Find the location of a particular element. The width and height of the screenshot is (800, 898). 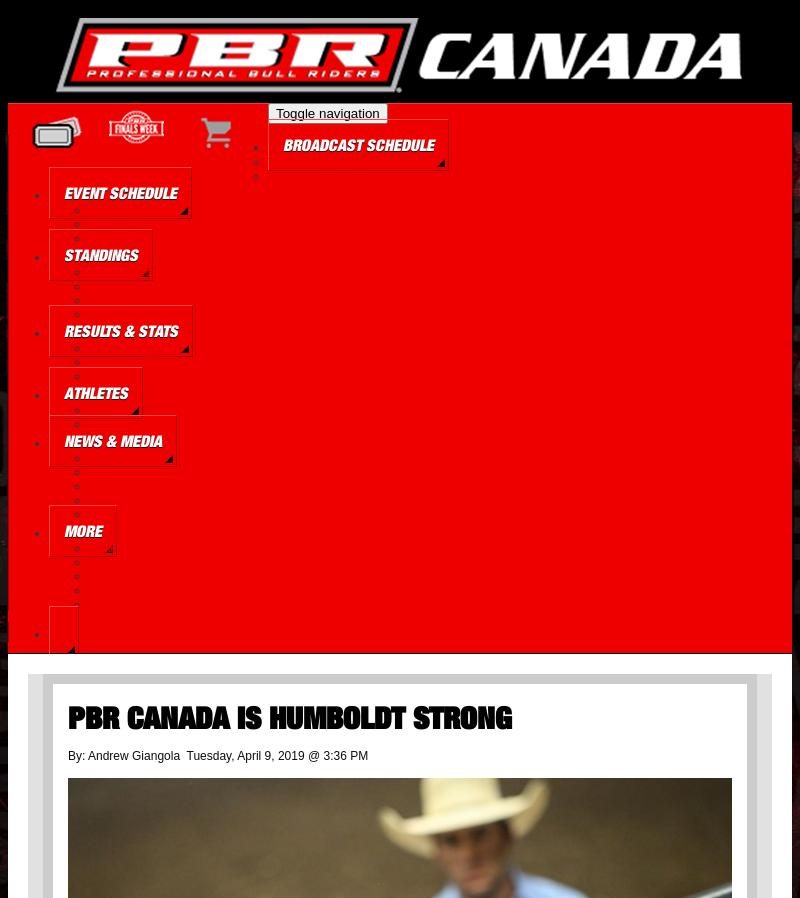

'More' is located at coordinates (83, 529).